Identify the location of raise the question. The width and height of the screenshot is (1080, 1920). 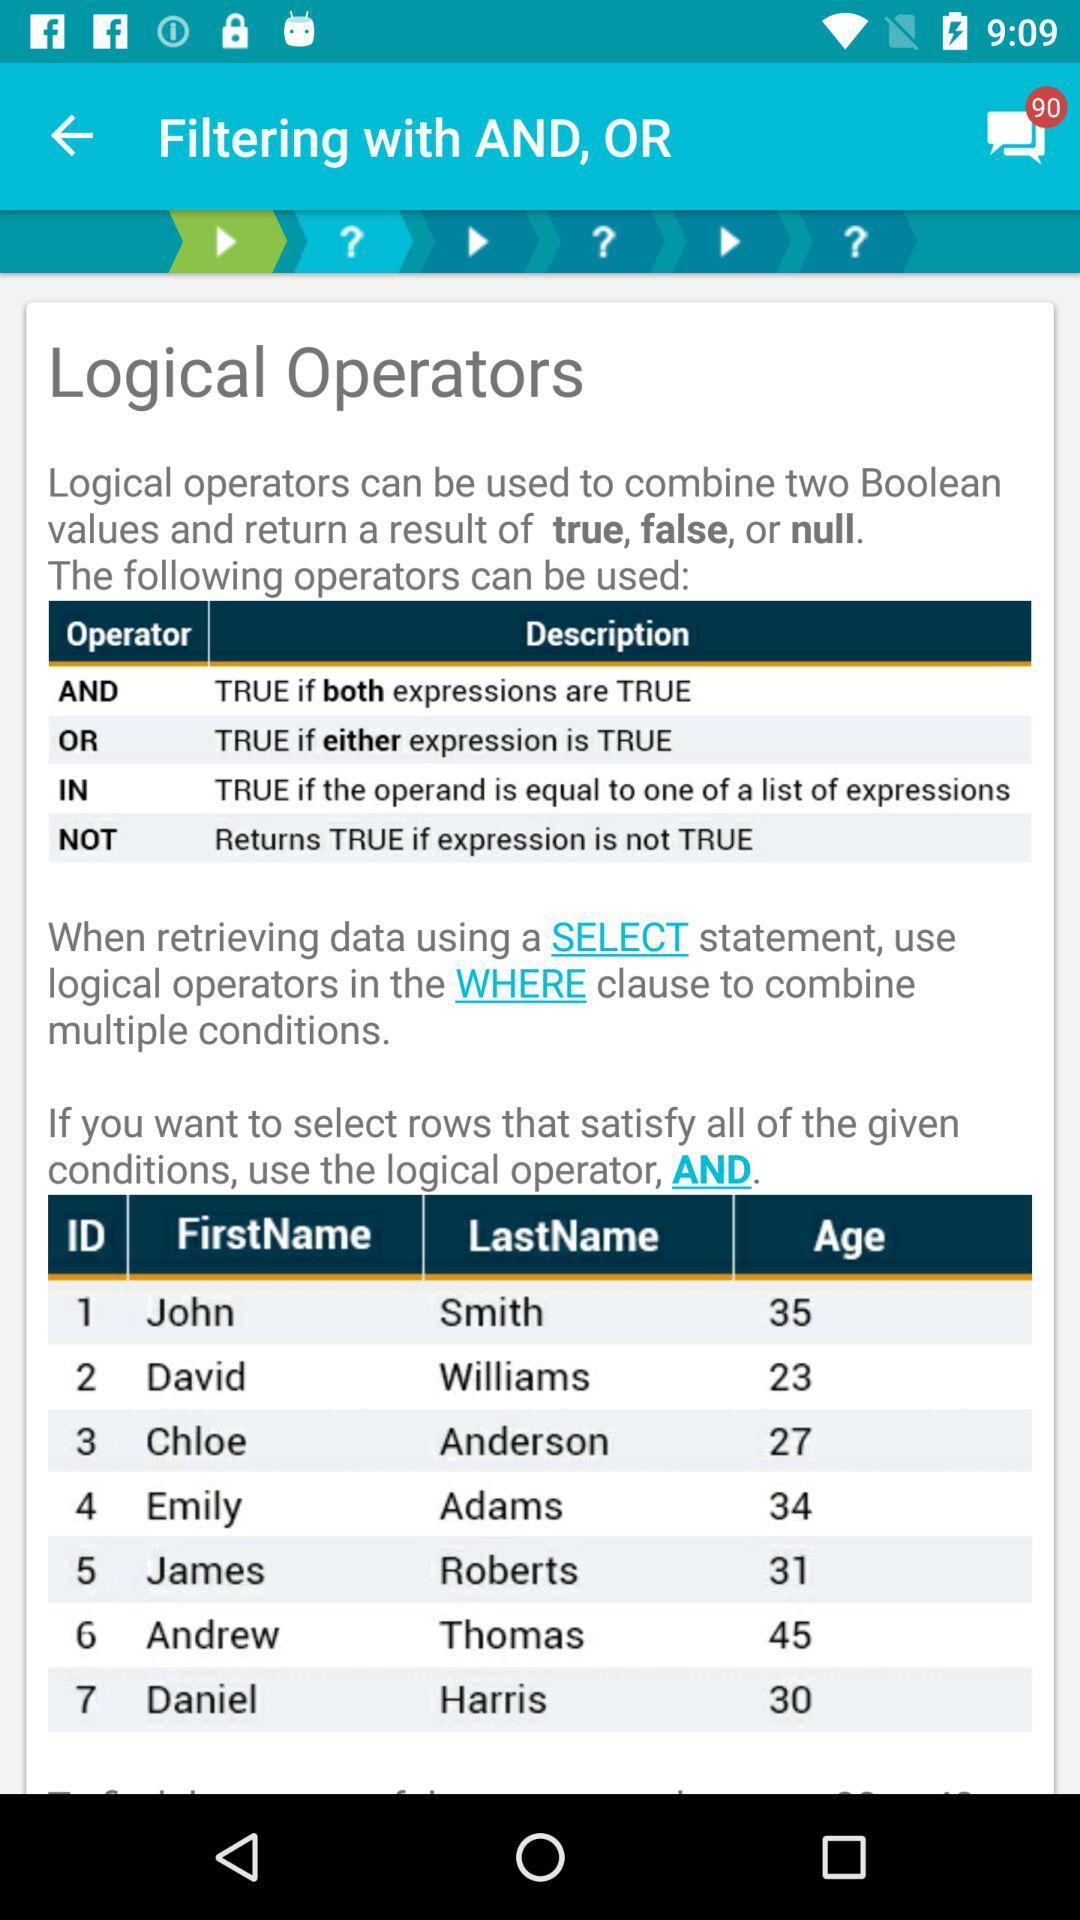
(601, 240).